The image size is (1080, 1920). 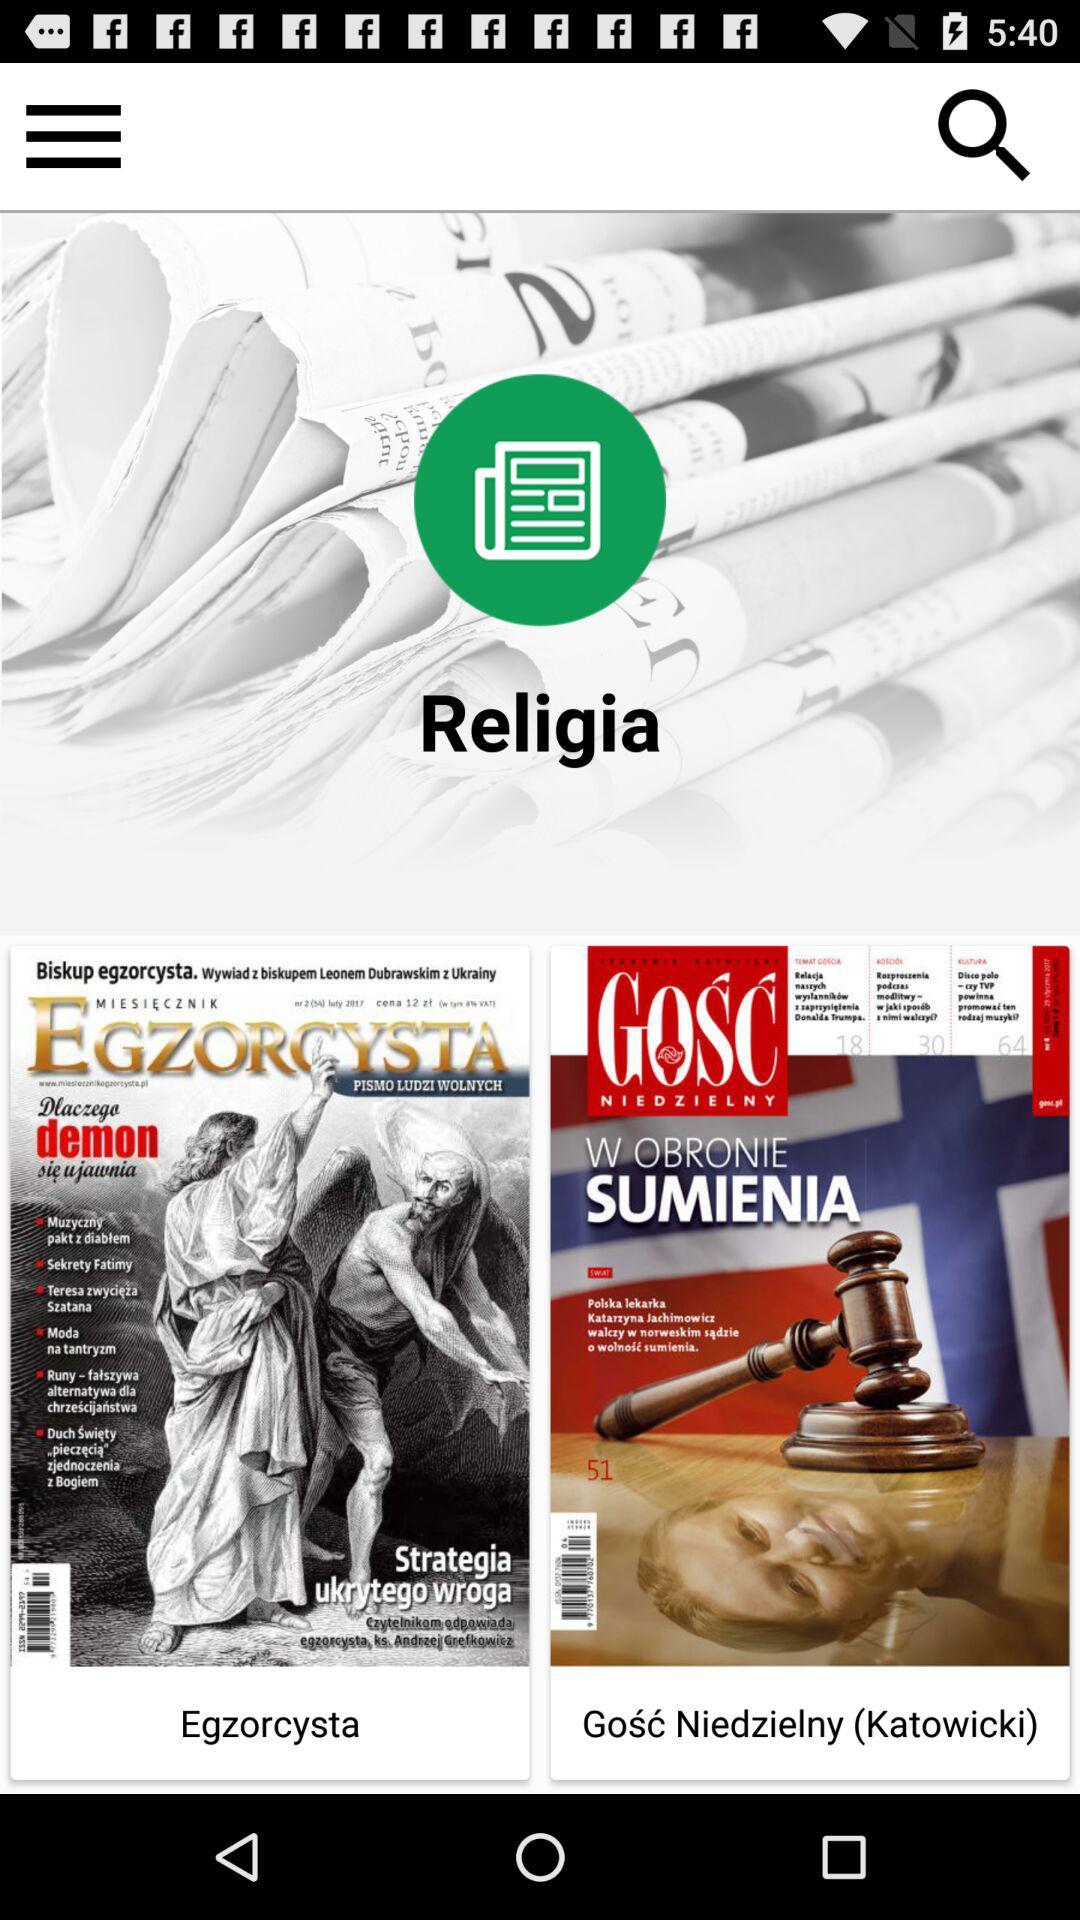 What do you see at coordinates (72, 135) in the screenshot?
I see `open the menu` at bounding box center [72, 135].